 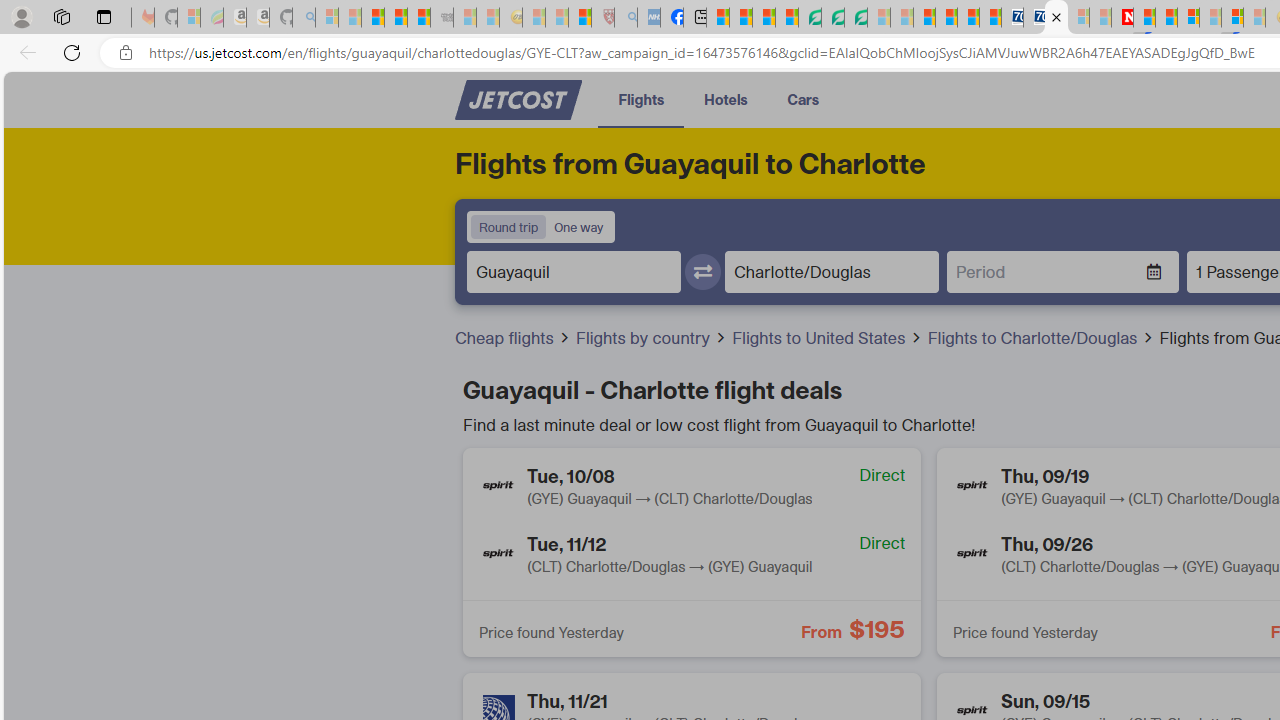 I want to click on 'Combat Siege', so click(x=441, y=17).